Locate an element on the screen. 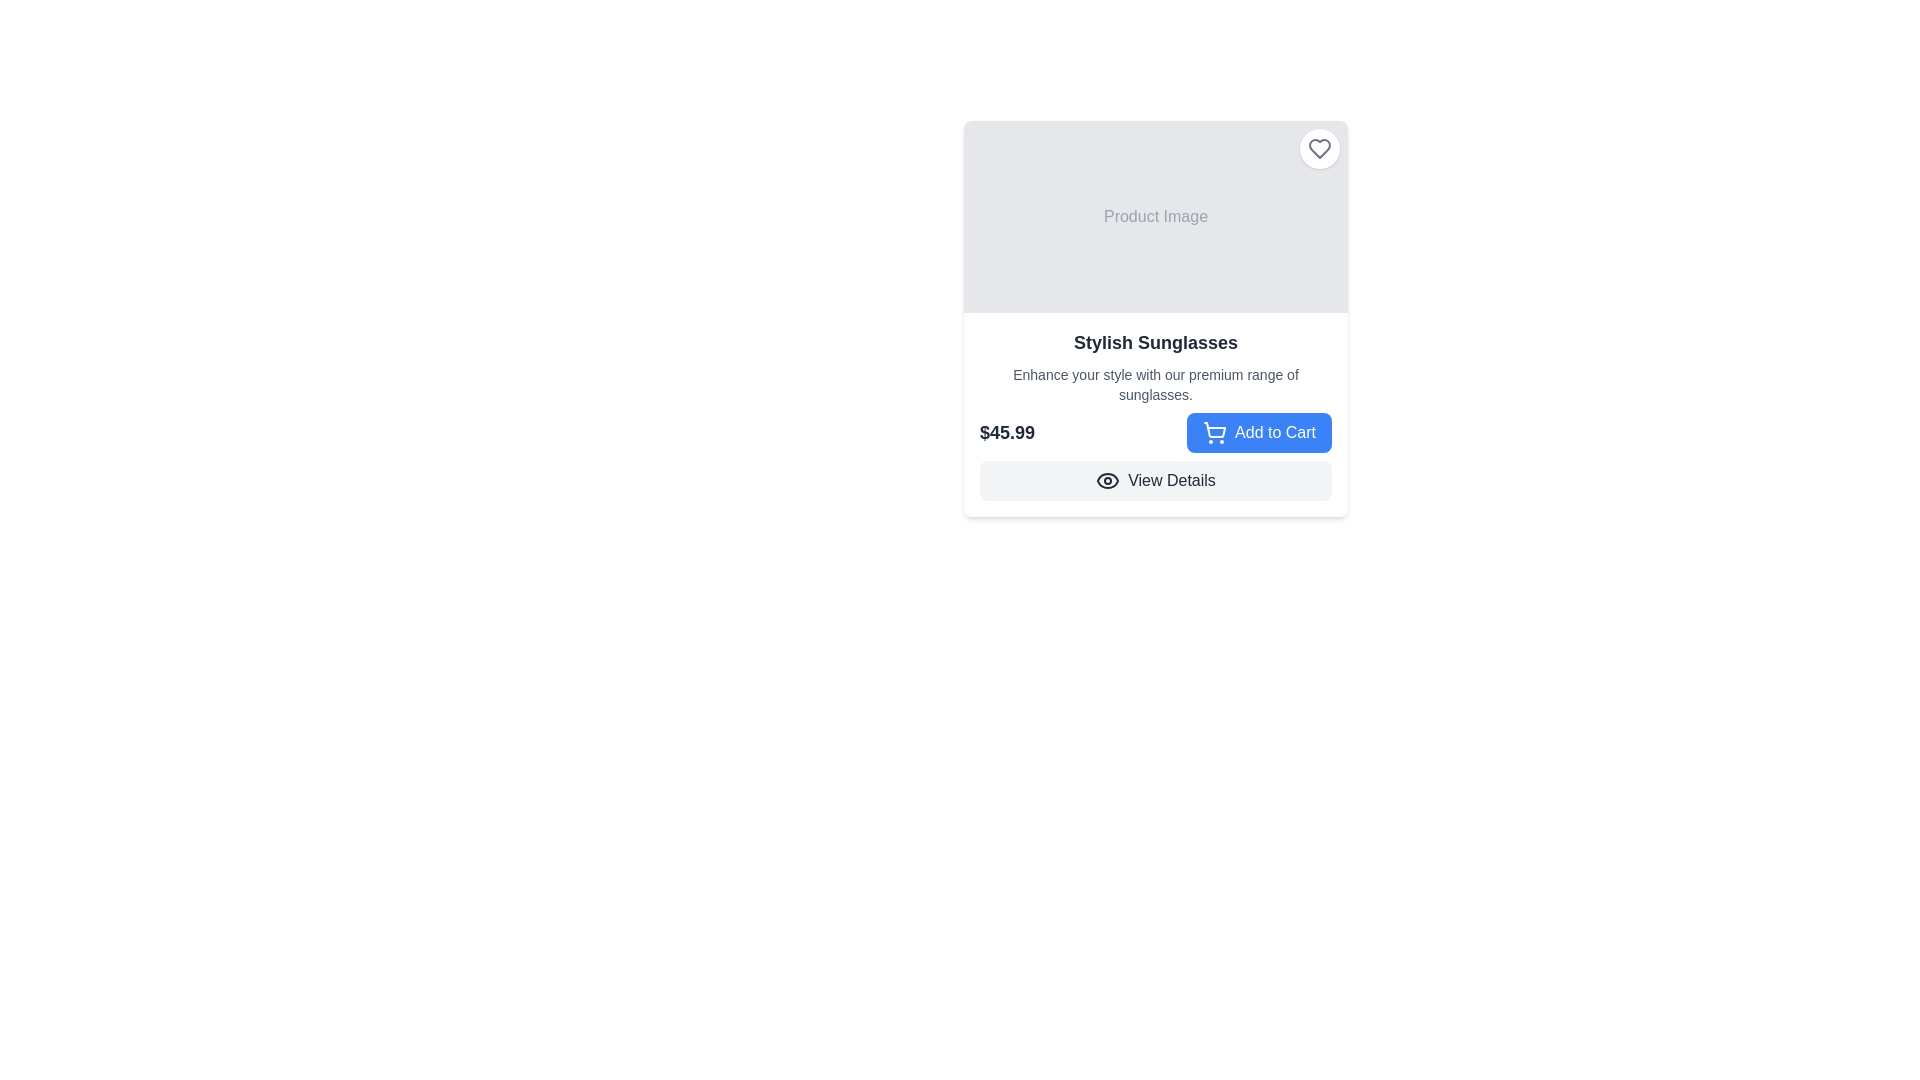 This screenshot has height=1080, width=1920. the 'Add to Cart' button with a blue background and a shopping cart icon is located at coordinates (1258, 431).